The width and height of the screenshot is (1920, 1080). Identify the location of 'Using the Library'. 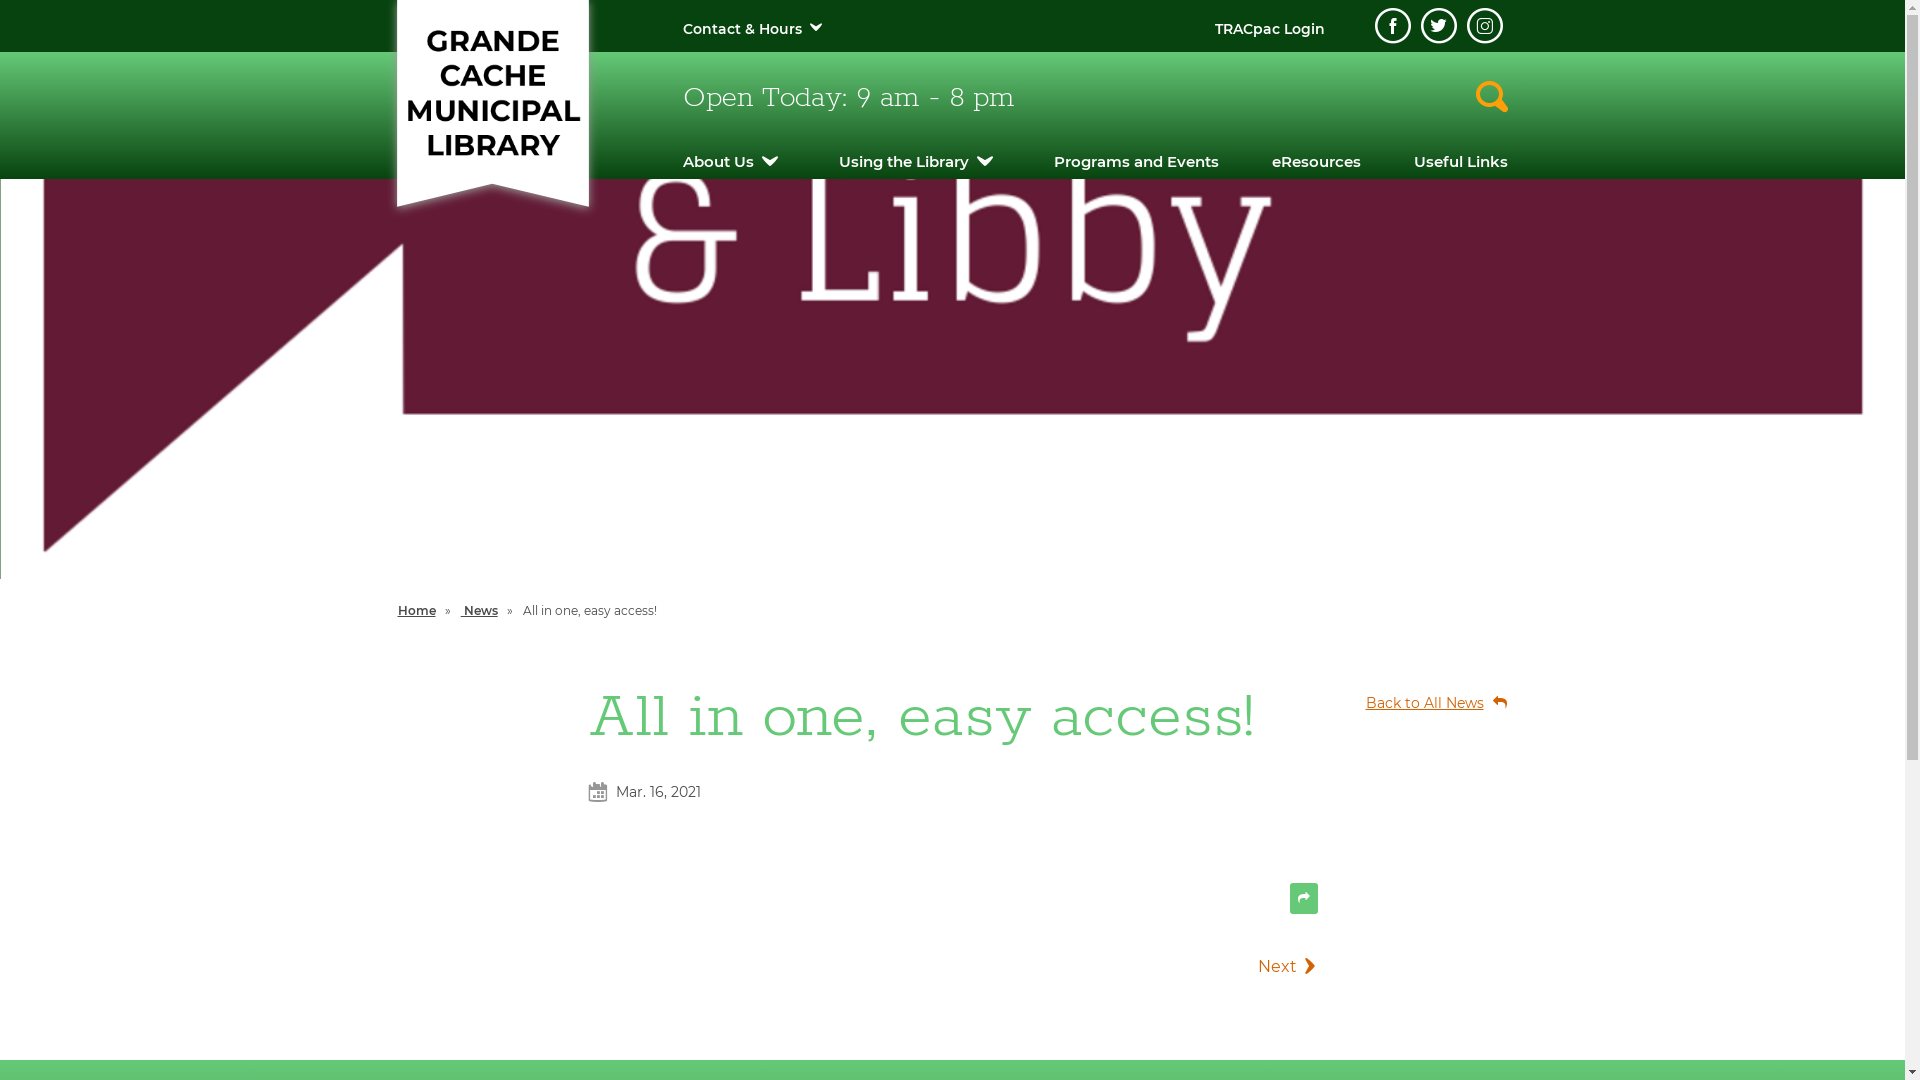
(838, 160).